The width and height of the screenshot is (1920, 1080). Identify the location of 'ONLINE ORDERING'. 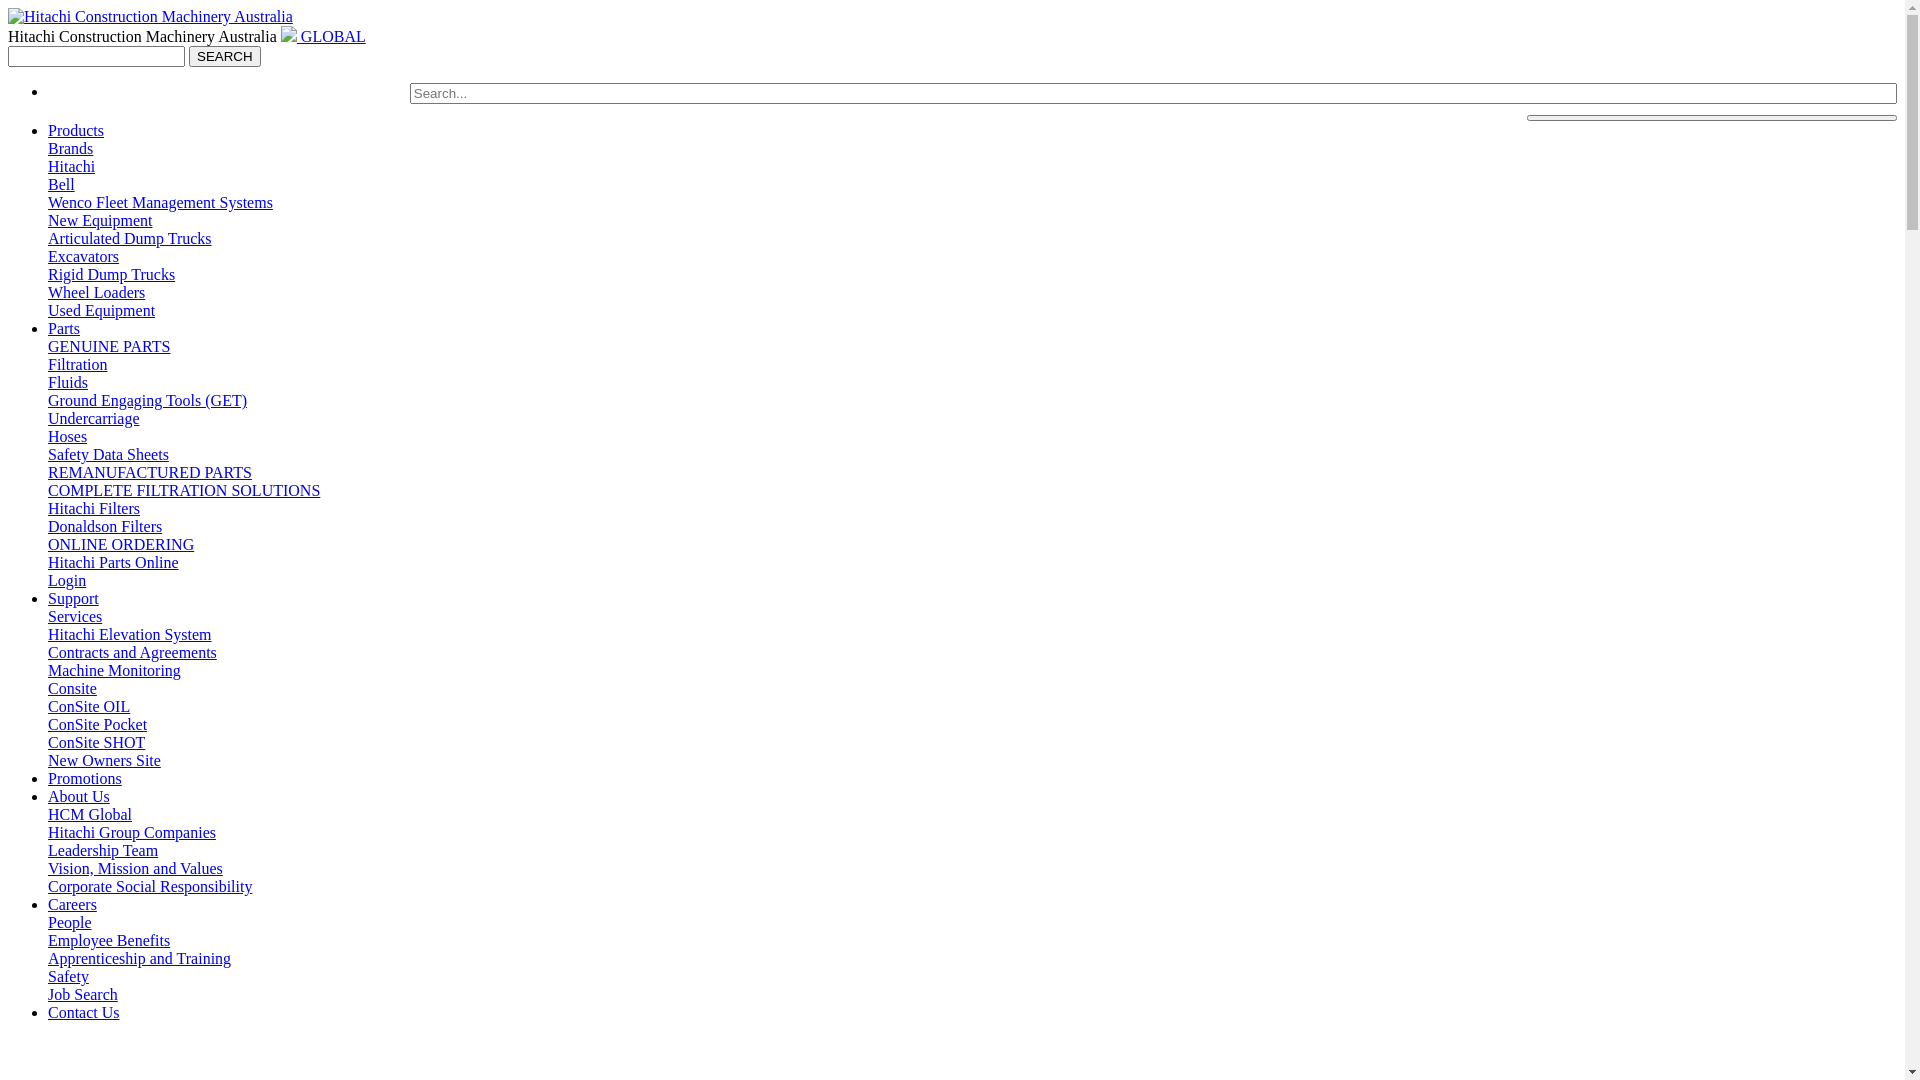
(119, 544).